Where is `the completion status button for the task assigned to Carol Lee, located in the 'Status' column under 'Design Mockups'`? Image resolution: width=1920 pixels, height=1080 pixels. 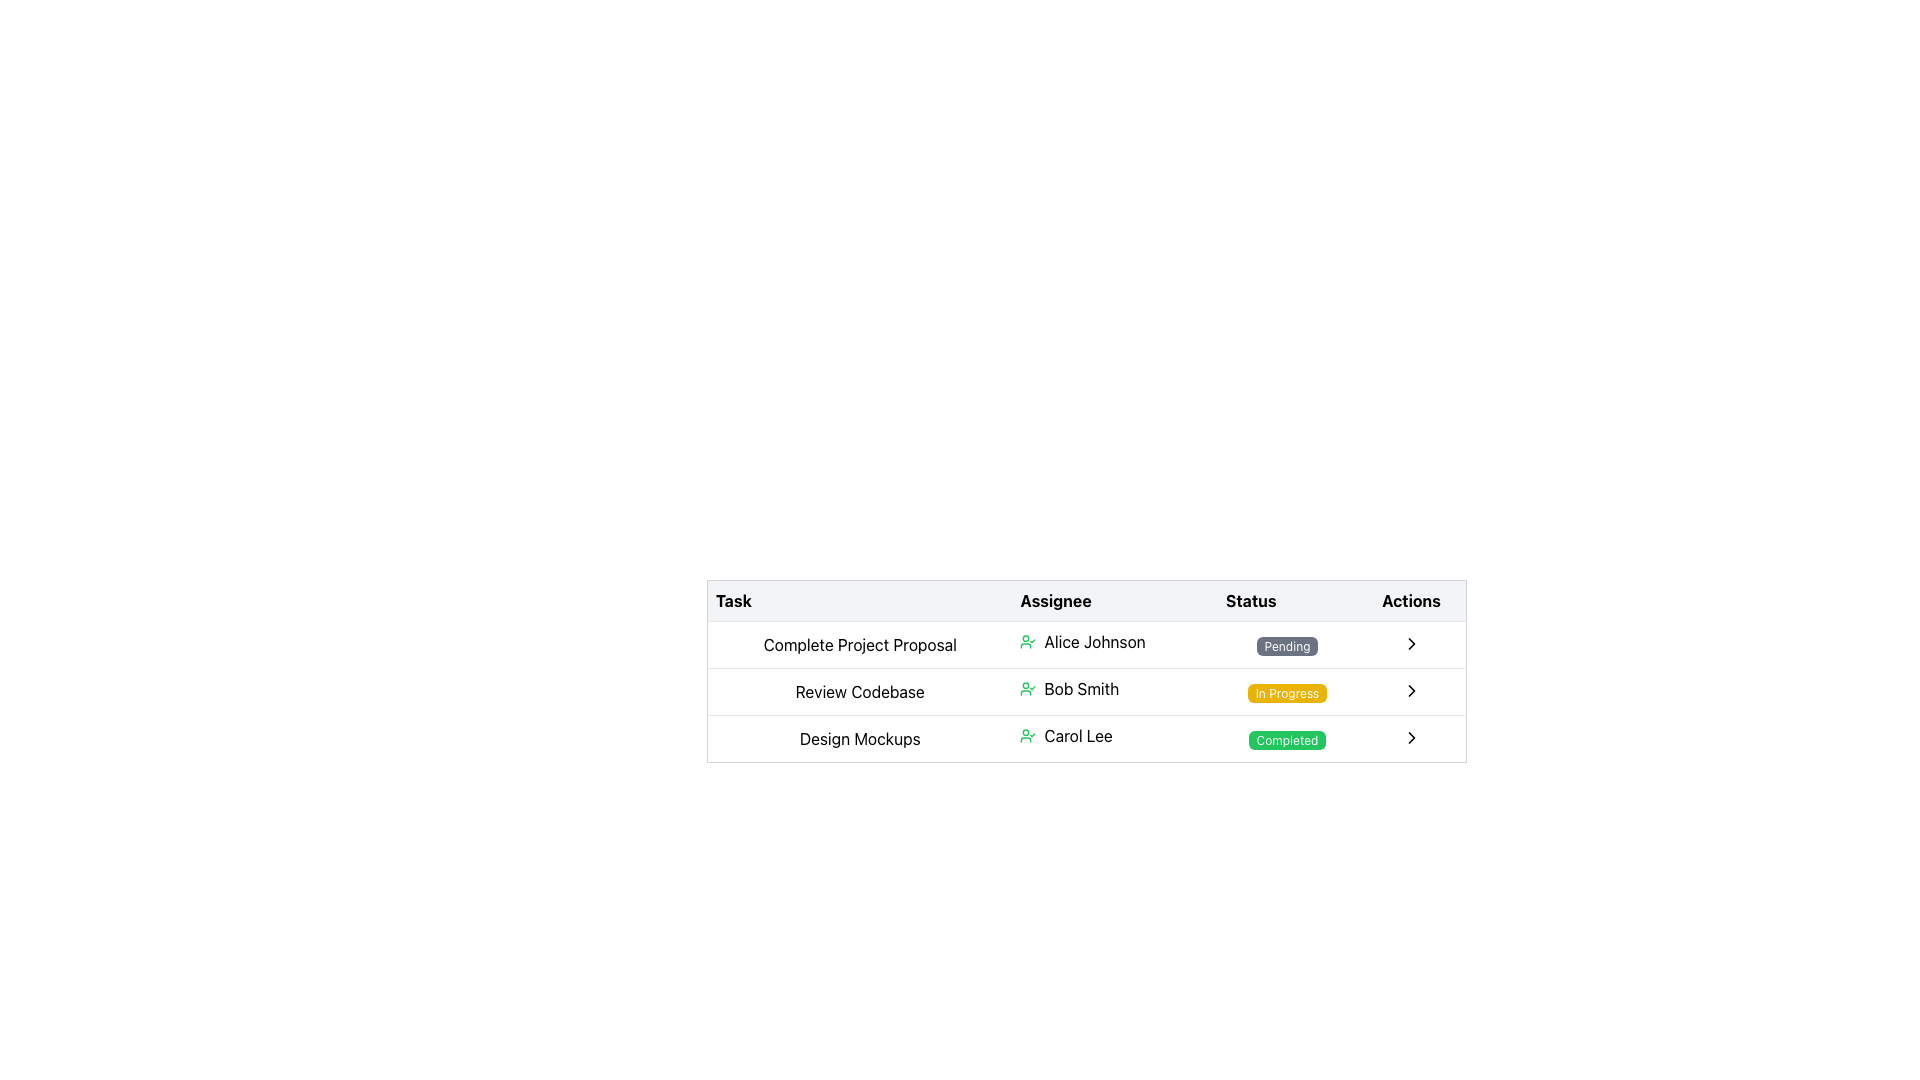 the completion status button for the task assigned to Carol Lee, located in the 'Status' column under 'Design Mockups' is located at coordinates (1287, 739).